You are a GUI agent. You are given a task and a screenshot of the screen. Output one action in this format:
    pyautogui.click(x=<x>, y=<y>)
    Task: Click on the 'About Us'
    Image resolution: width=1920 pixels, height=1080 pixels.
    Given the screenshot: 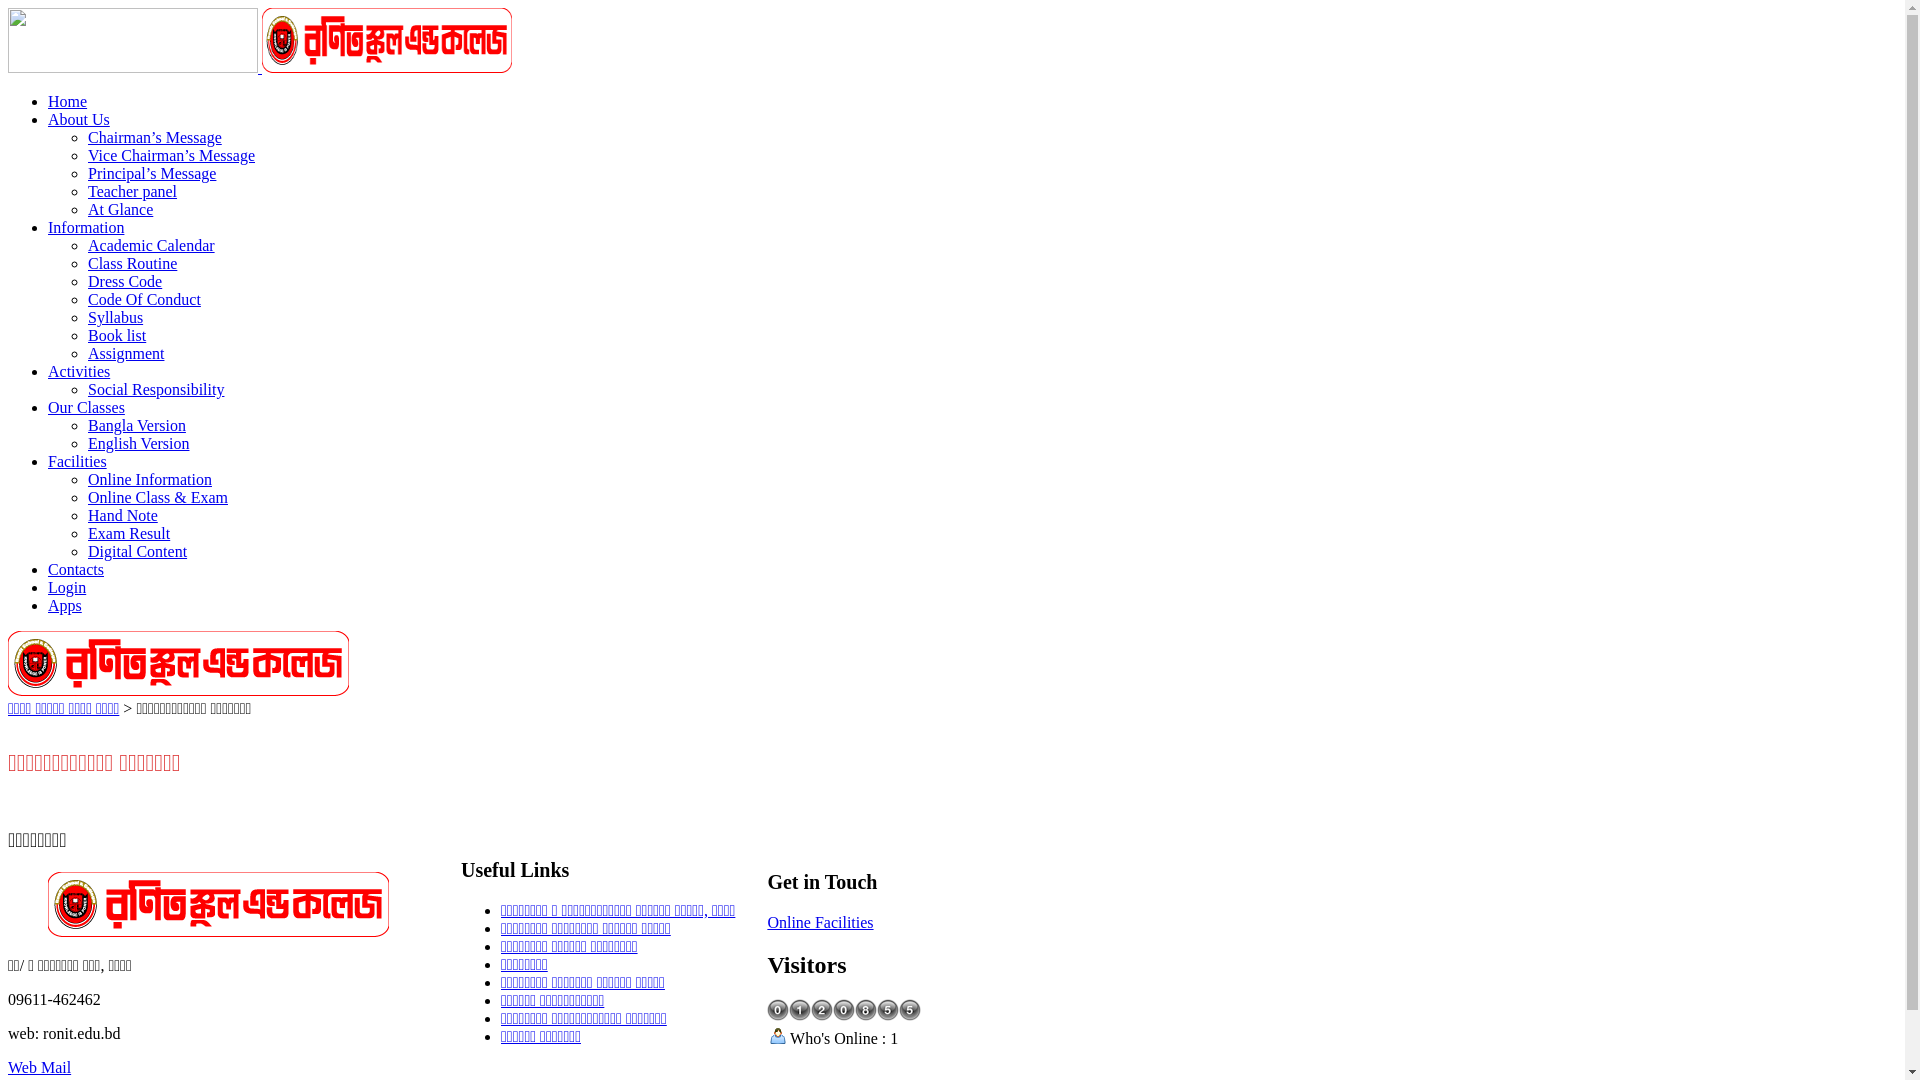 What is the action you would take?
    pyautogui.click(x=78, y=119)
    